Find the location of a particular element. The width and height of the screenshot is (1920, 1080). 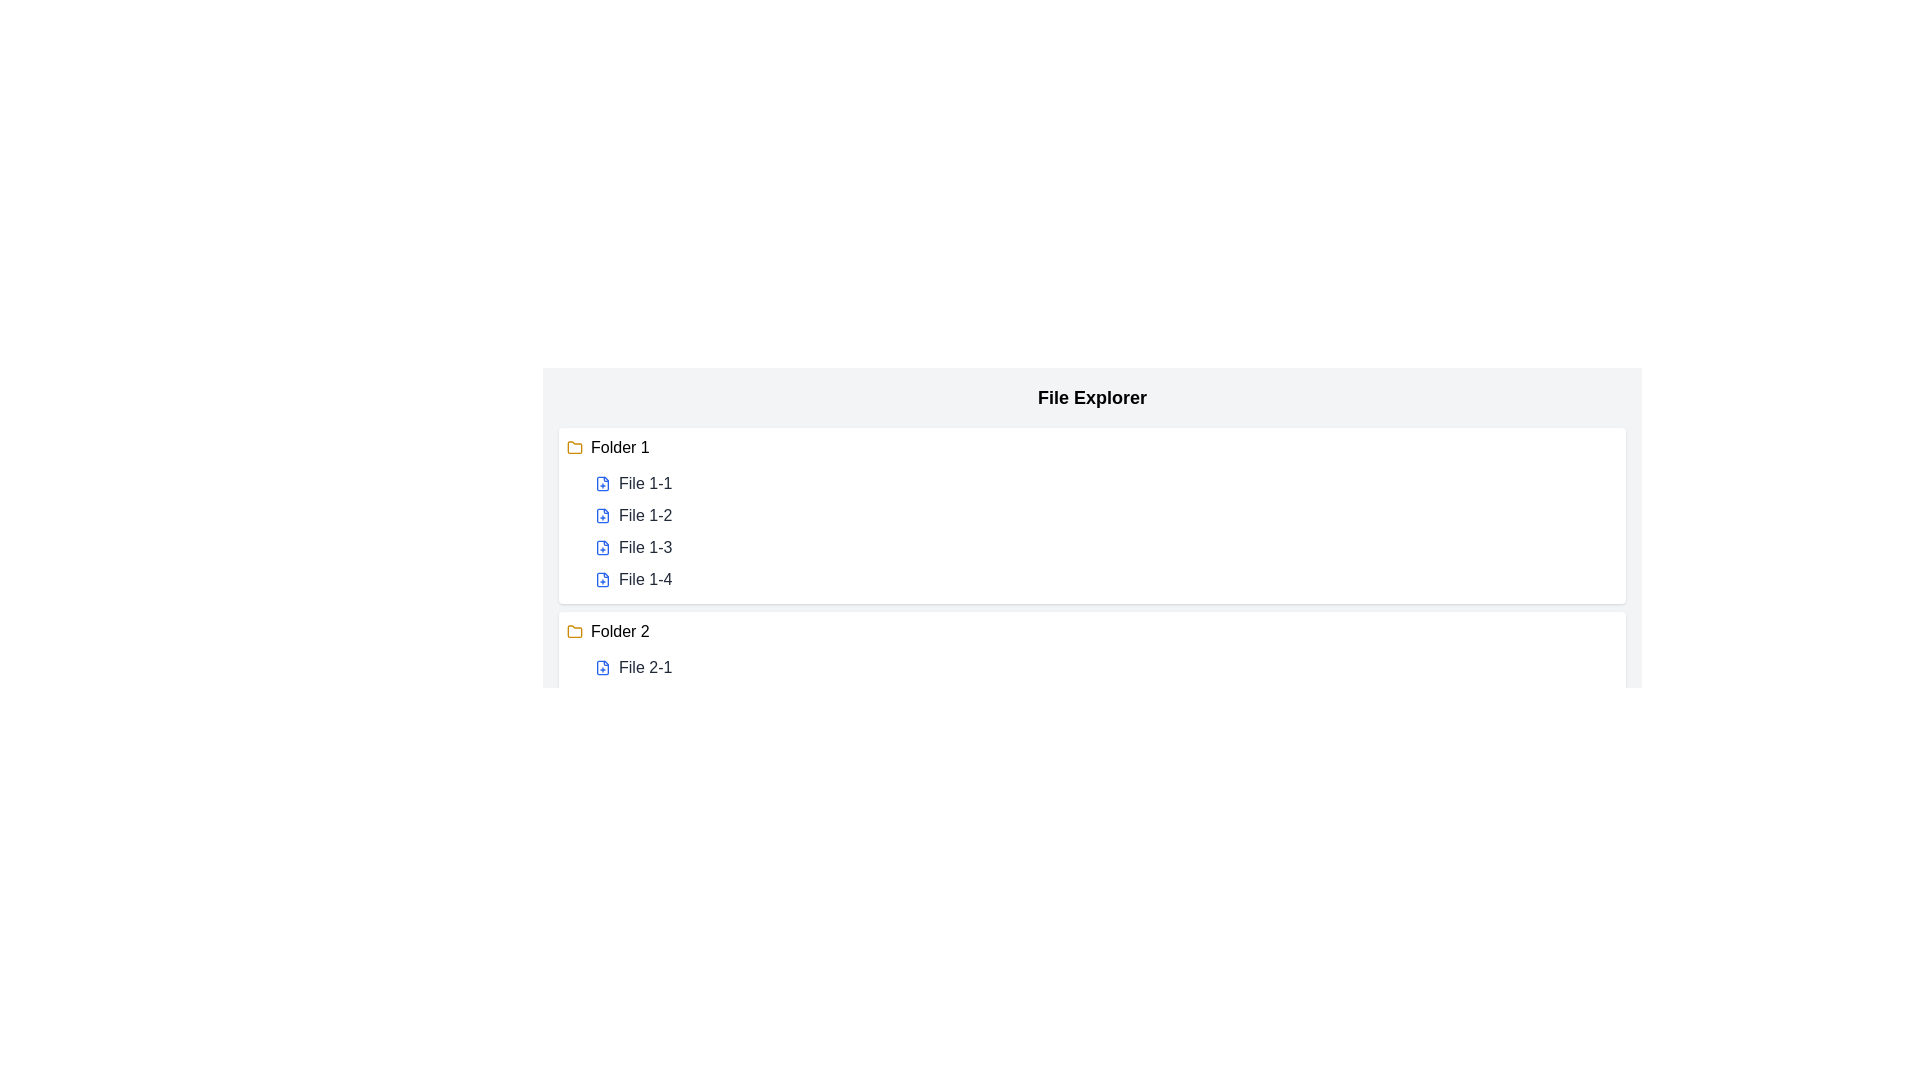

the SVG icon resembling a file with a plus sign is located at coordinates (602, 667).